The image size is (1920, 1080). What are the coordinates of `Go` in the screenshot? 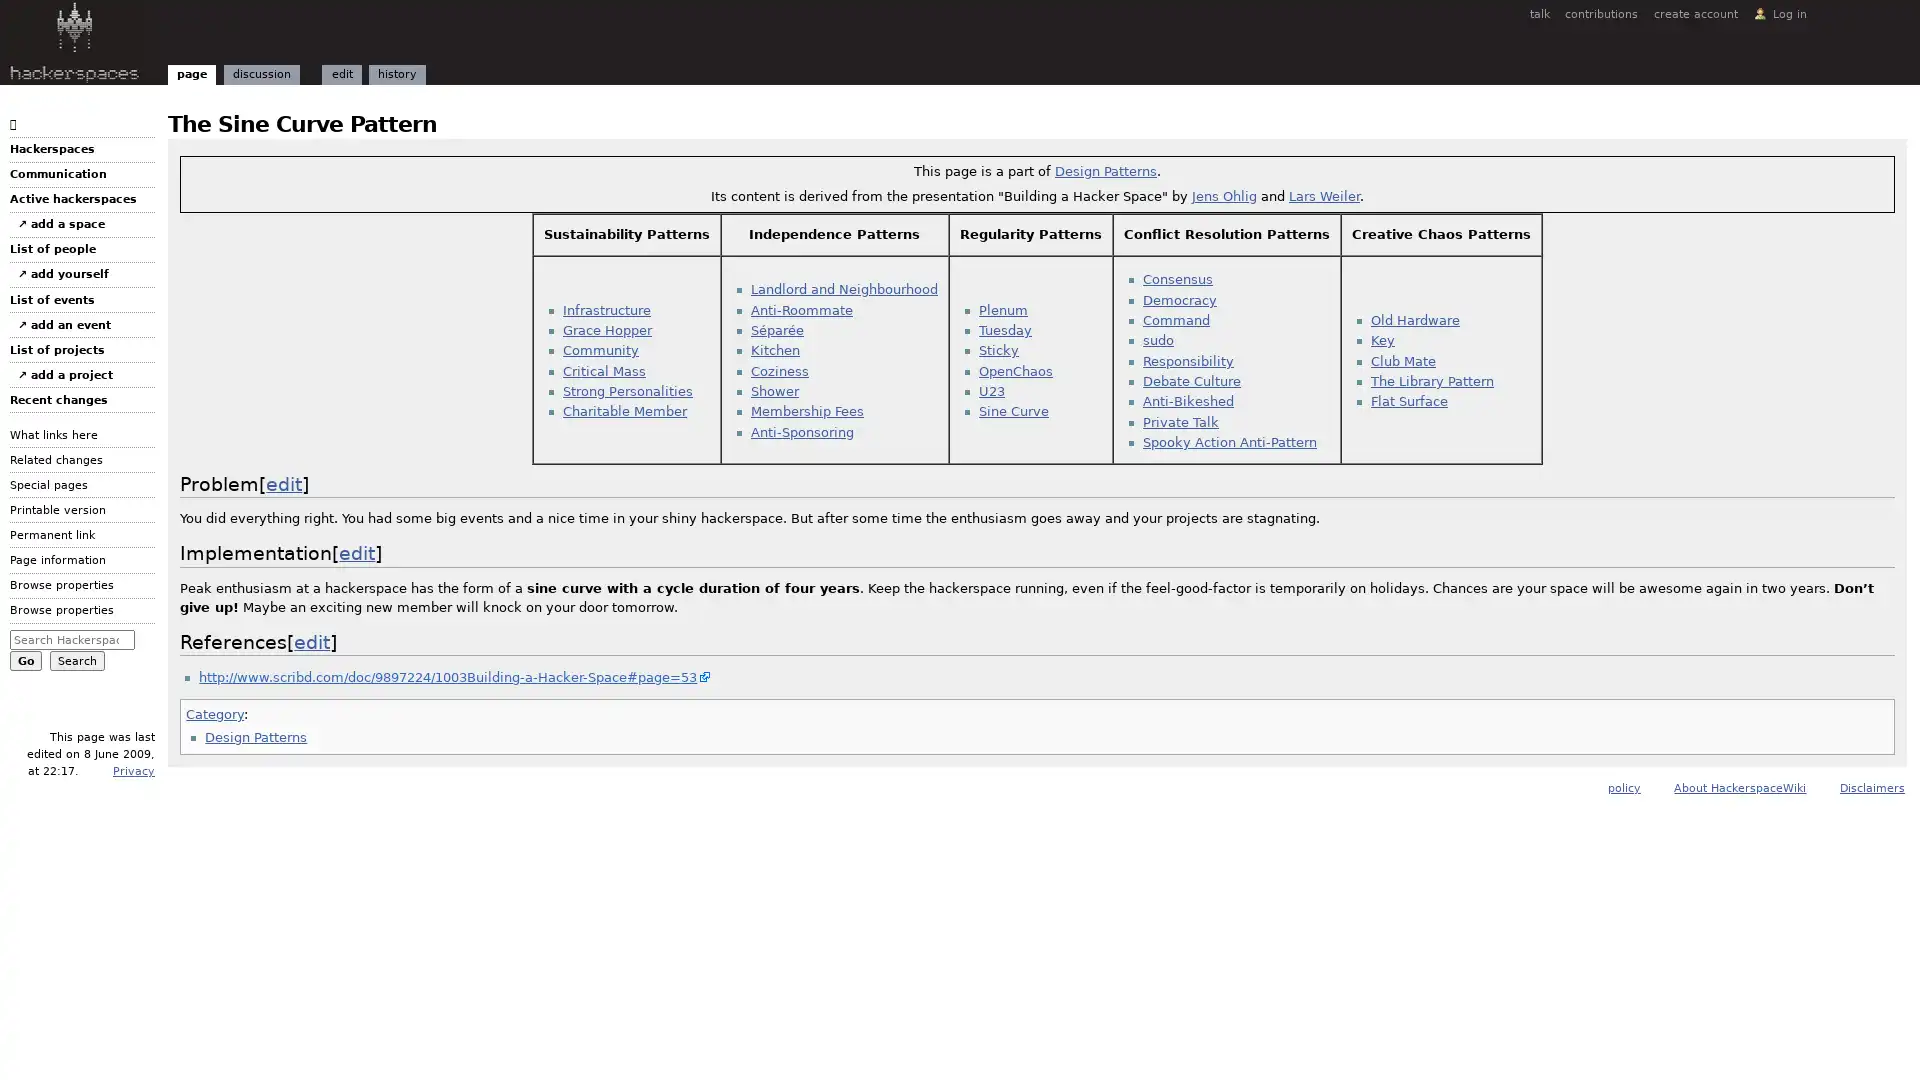 It's located at (25, 660).